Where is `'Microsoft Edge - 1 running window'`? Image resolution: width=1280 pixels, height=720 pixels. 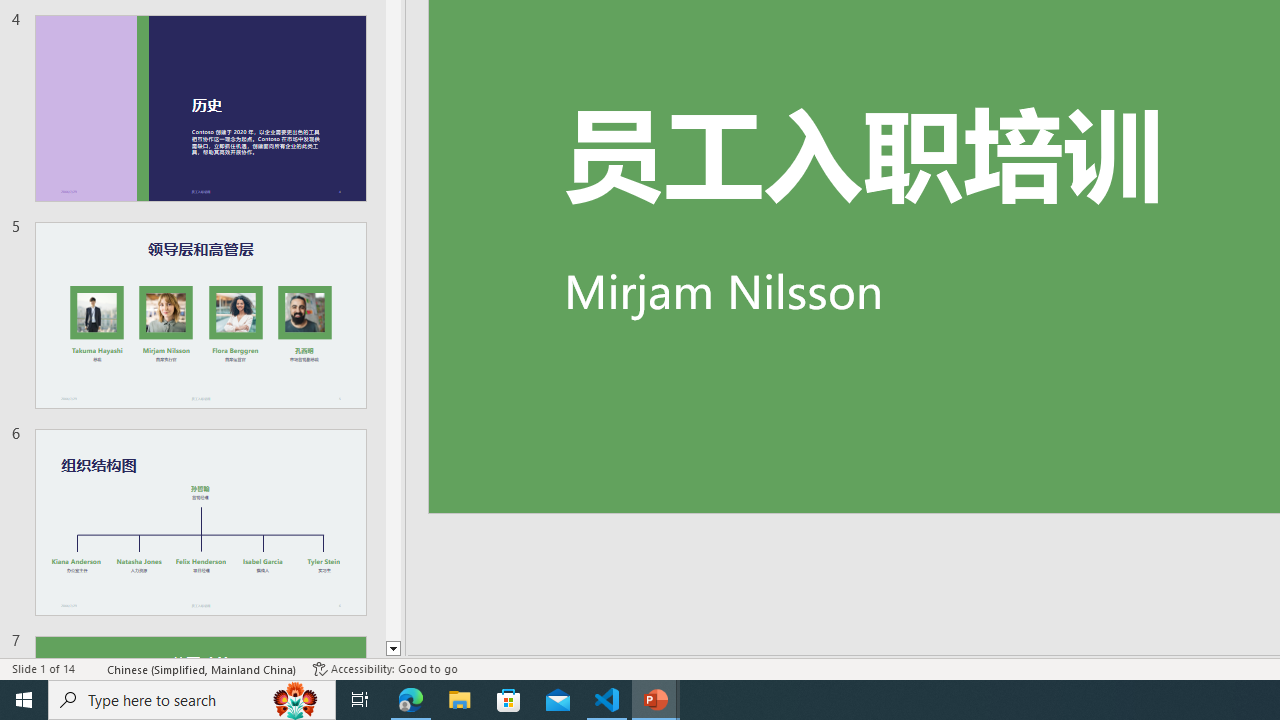 'Microsoft Edge - 1 running window' is located at coordinates (410, 698).